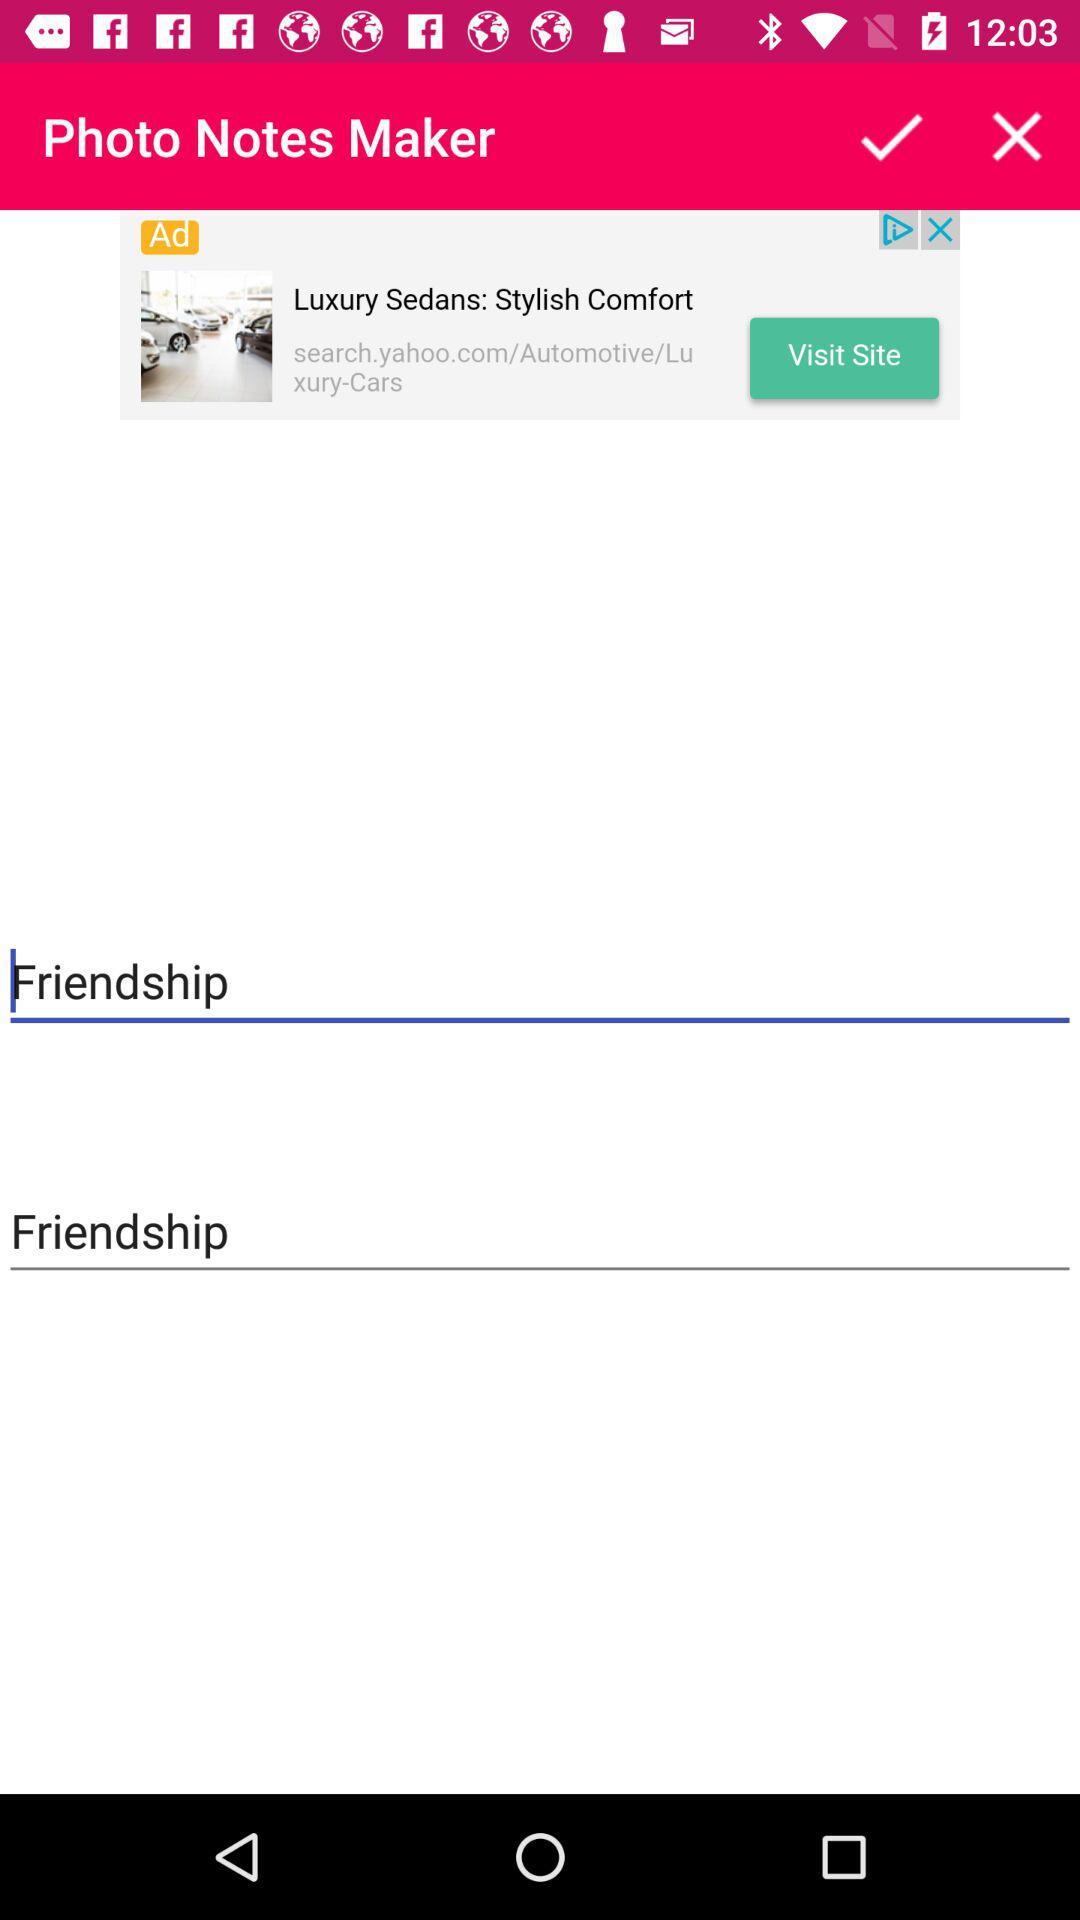 The width and height of the screenshot is (1080, 1920). What do you see at coordinates (890, 135) in the screenshot?
I see `select option` at bounding box center [890, 135].